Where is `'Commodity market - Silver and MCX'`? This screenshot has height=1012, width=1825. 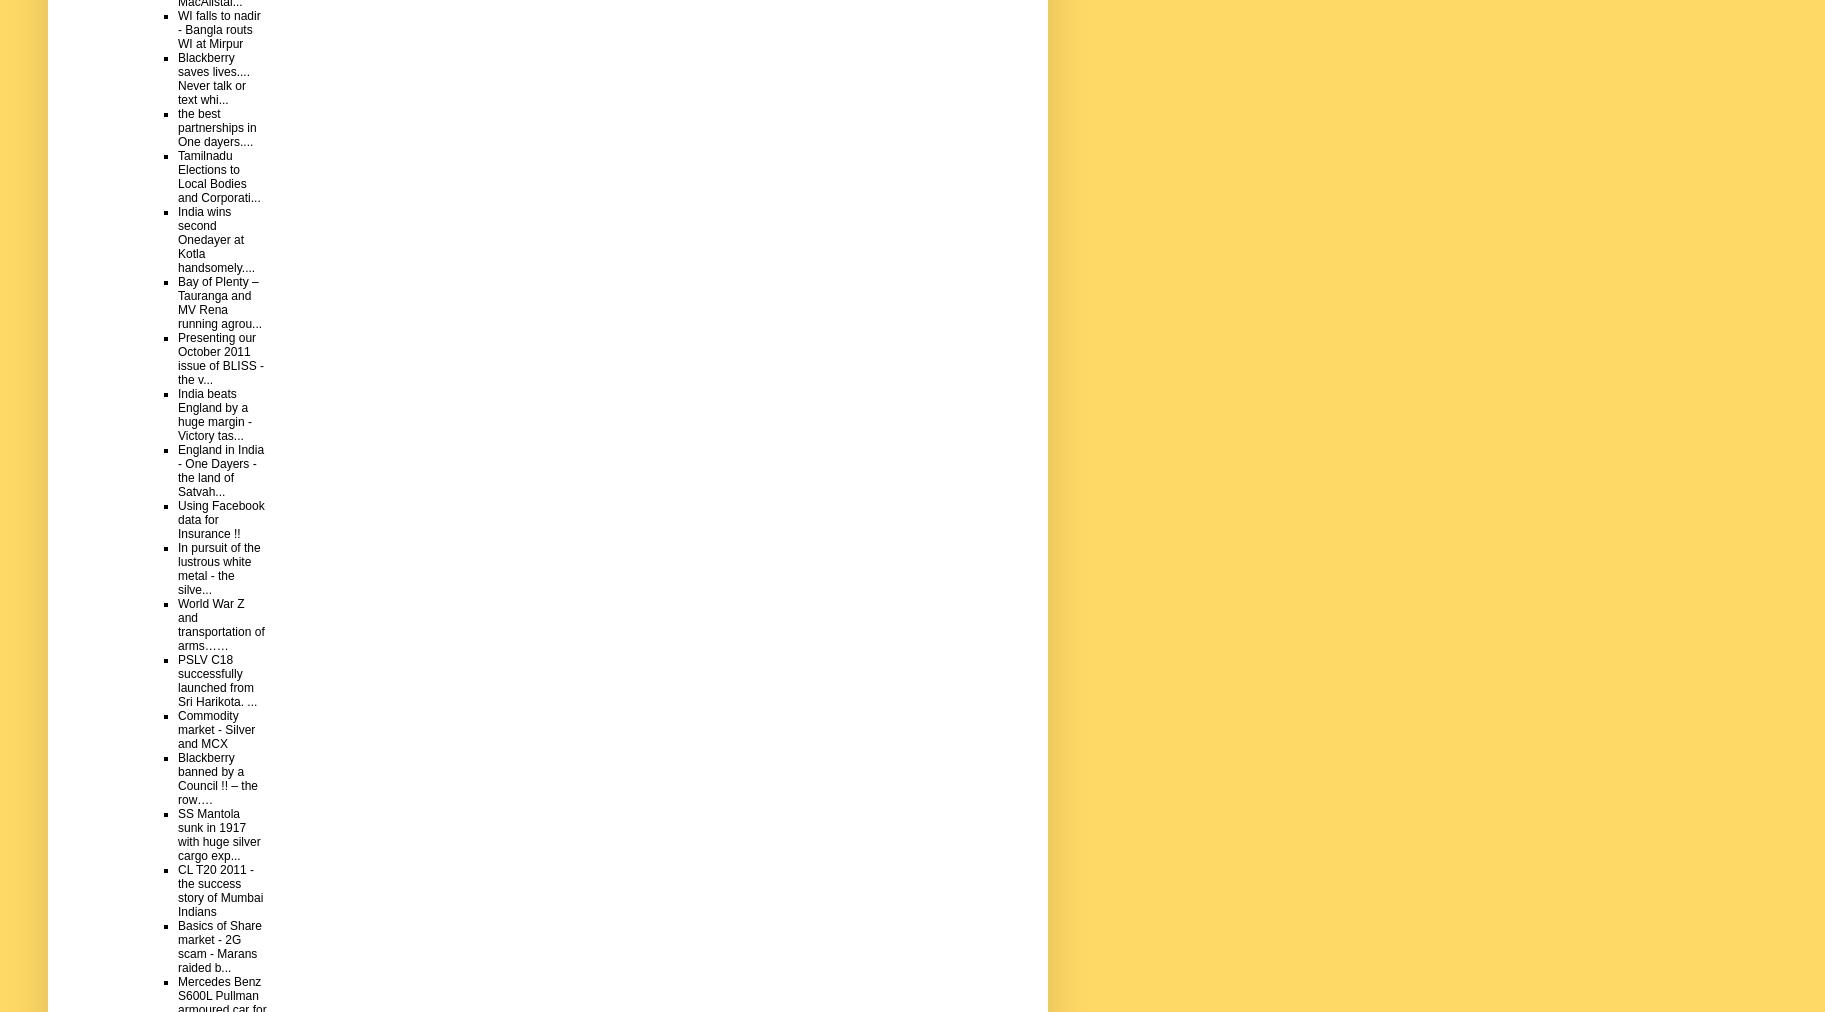
'Commodity market - Silver and MCX' is located at coordinates (216, 729).